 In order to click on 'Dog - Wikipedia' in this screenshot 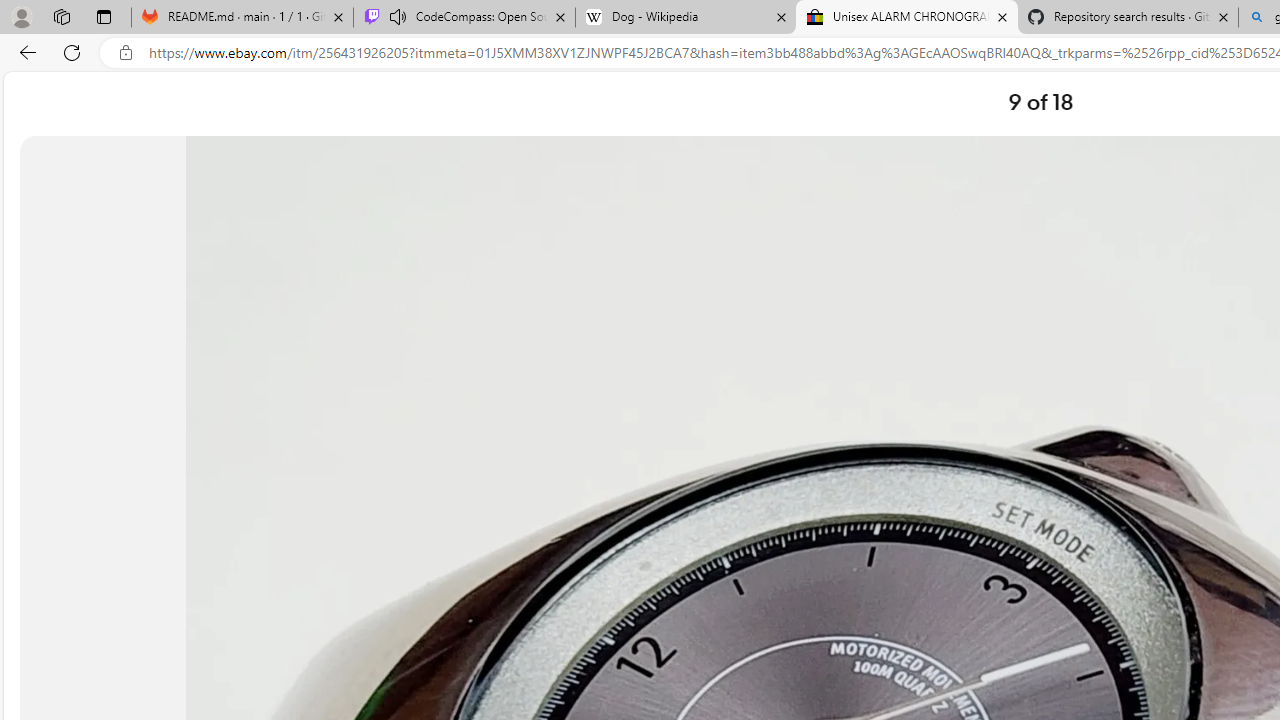, I will do `click(686, 17)`.